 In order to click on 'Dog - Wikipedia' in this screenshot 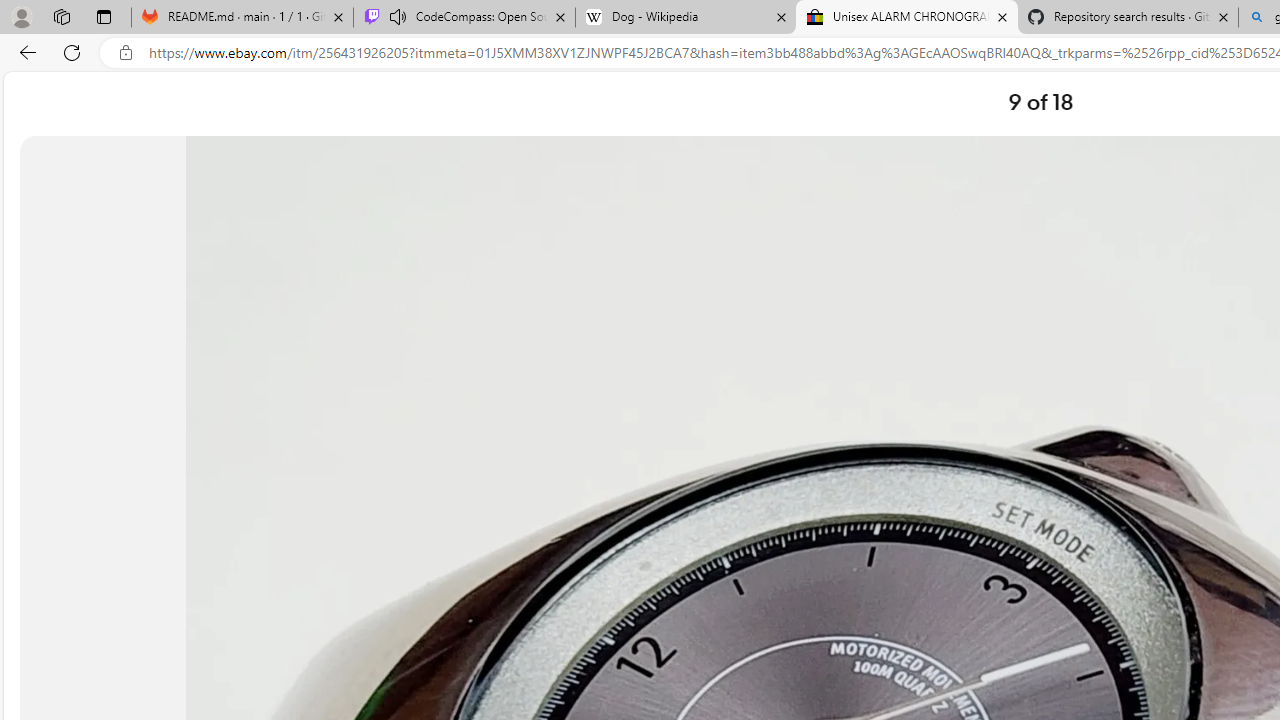, I will do `click(686, 17)`.